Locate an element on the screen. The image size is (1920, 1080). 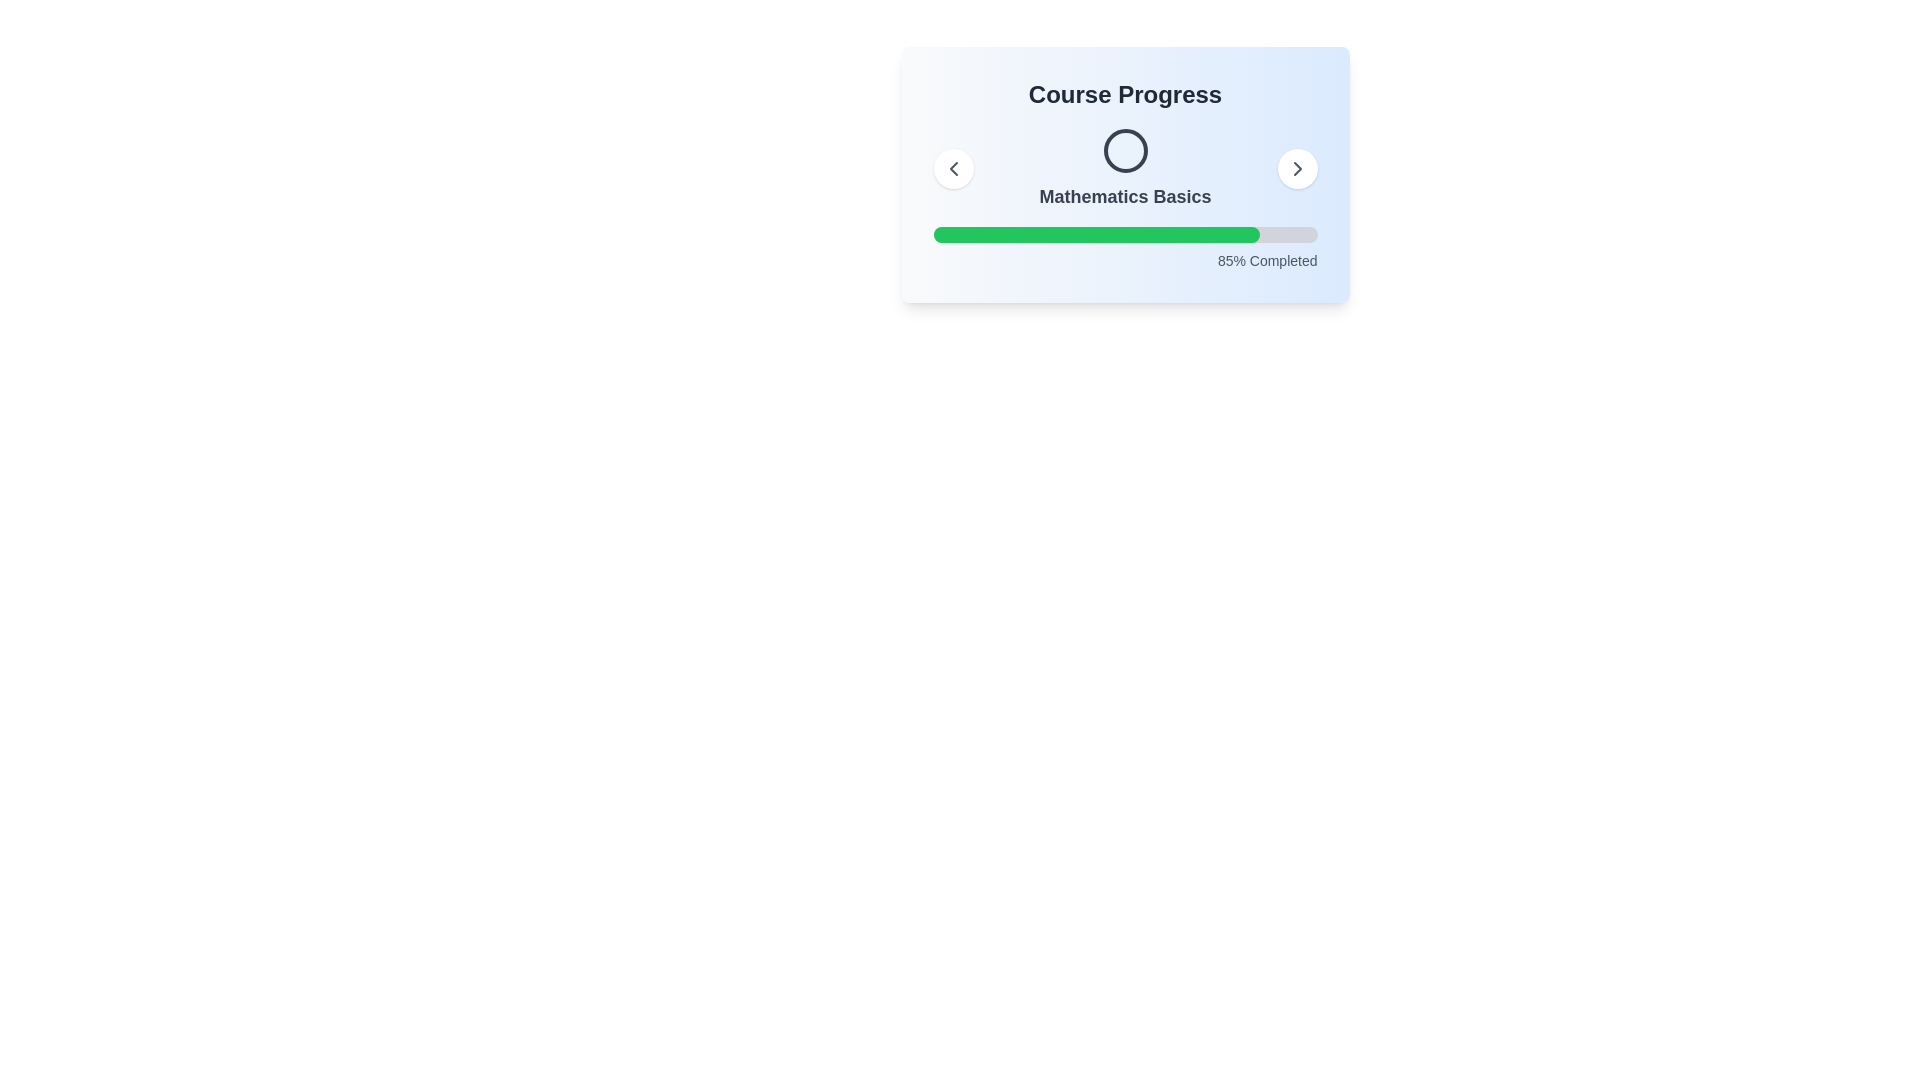
the chevron icon within the circular button located near the top-right corner of its section is located at coordinates (1297, 168).